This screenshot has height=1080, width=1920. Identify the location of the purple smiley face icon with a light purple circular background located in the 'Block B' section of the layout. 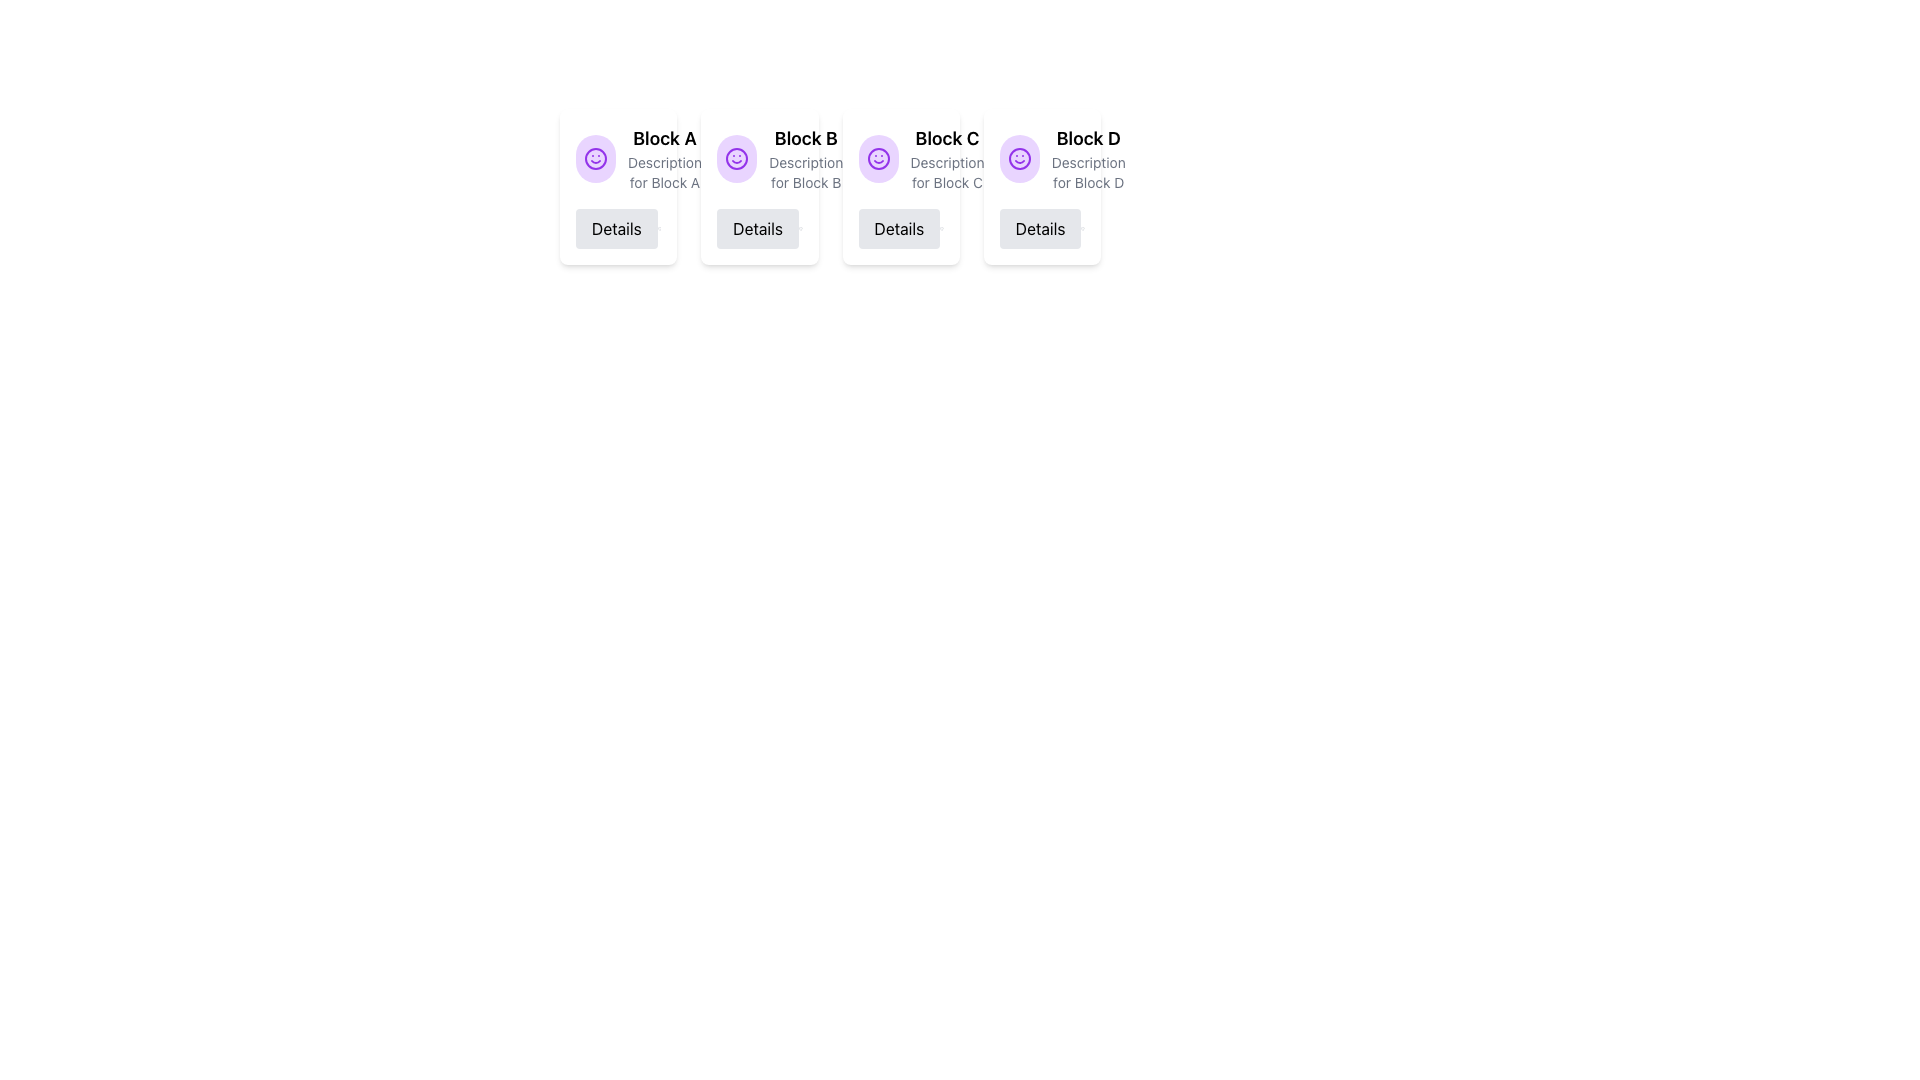
(878, 157).